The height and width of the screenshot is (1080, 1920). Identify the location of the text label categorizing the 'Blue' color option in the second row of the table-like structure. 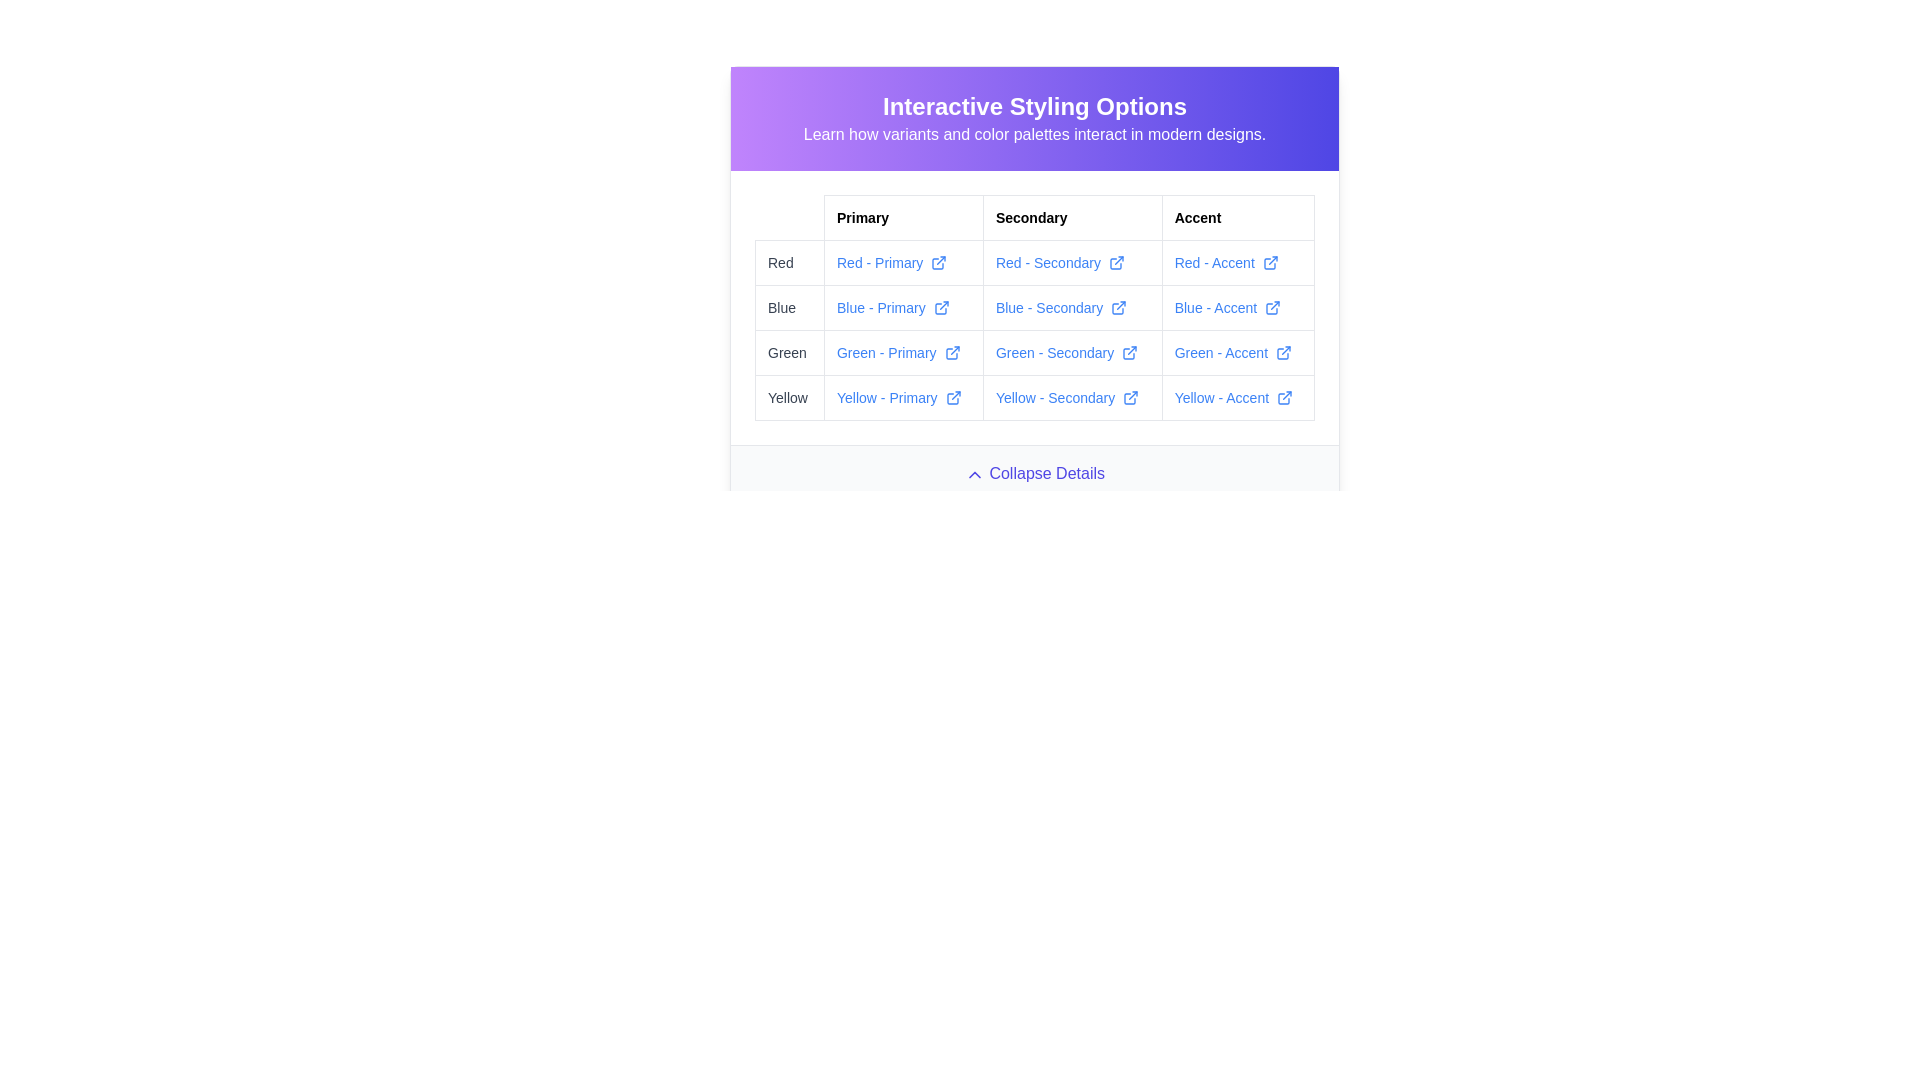
(789, 308).